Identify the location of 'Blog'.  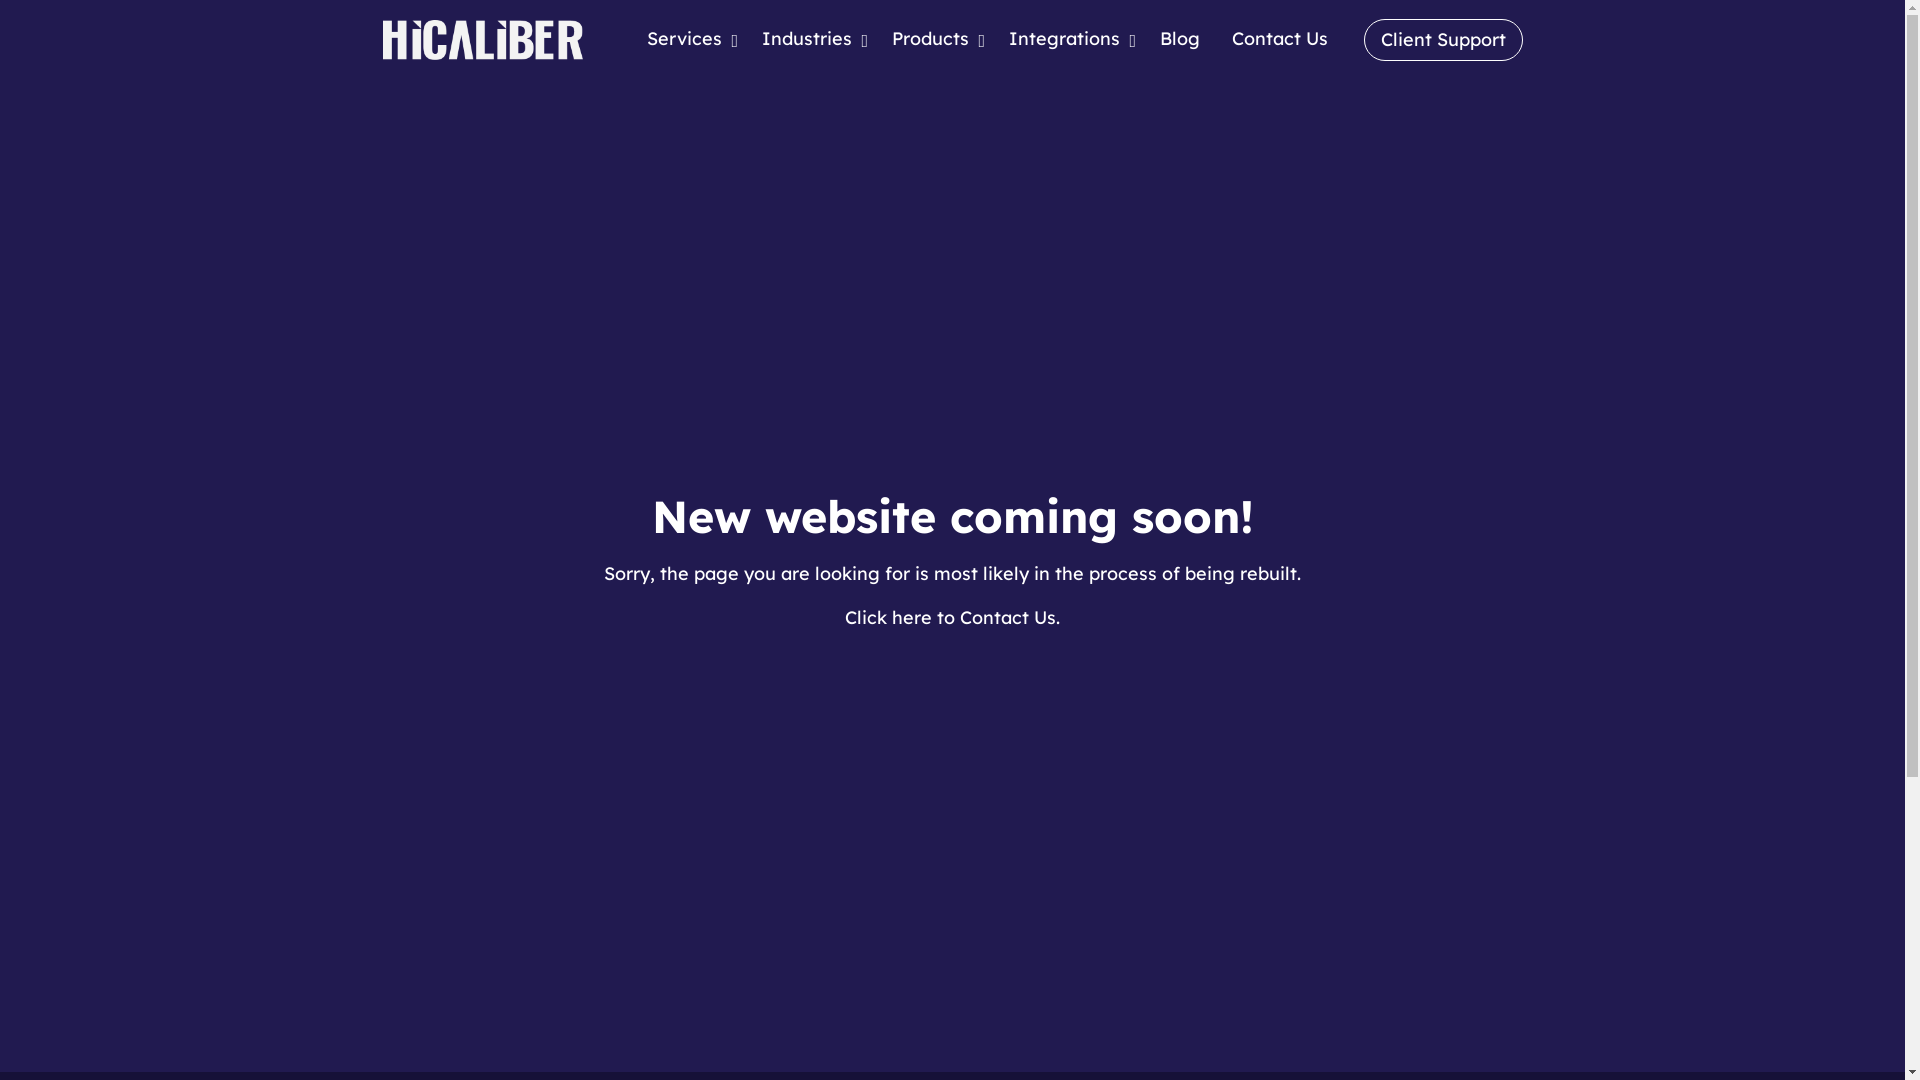
(1180, 38).